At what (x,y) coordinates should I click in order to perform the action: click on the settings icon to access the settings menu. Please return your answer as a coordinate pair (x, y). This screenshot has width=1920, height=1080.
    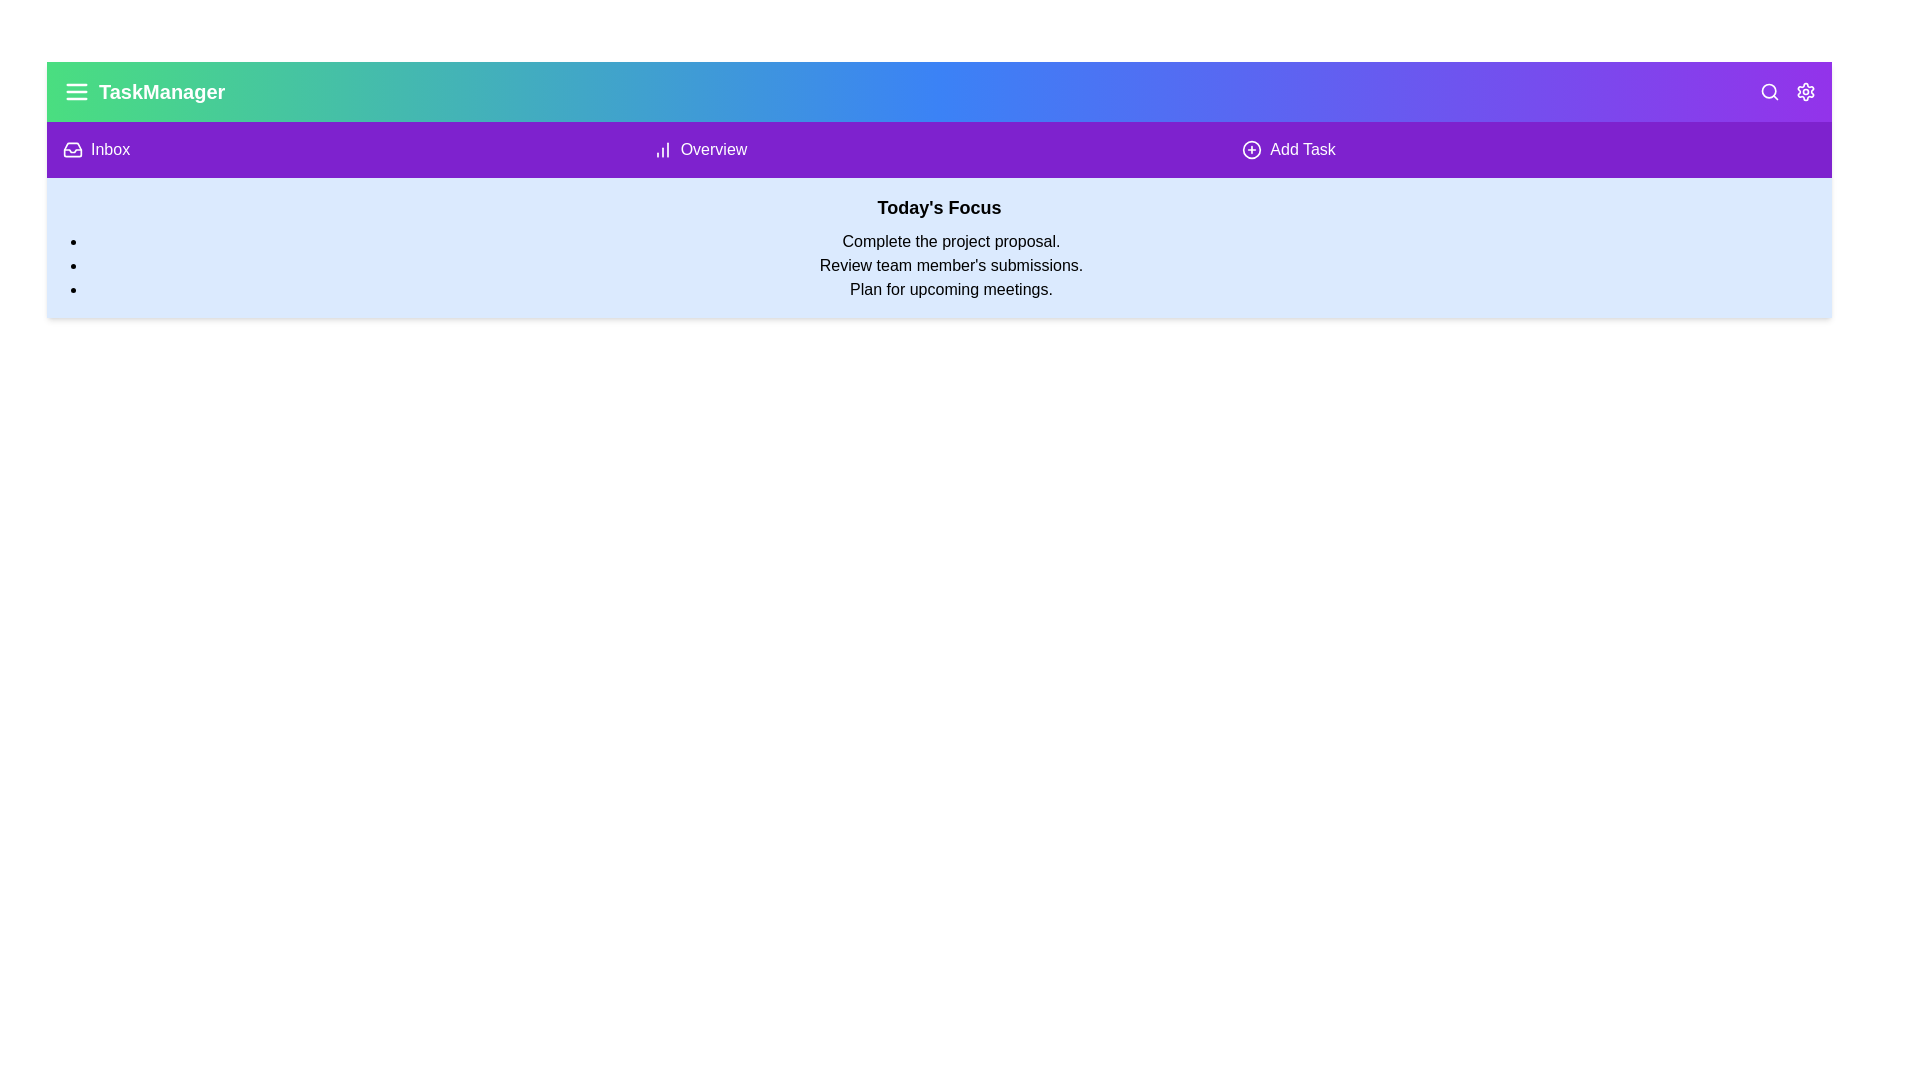
    Looking at the image, I should click on (1805, 92).